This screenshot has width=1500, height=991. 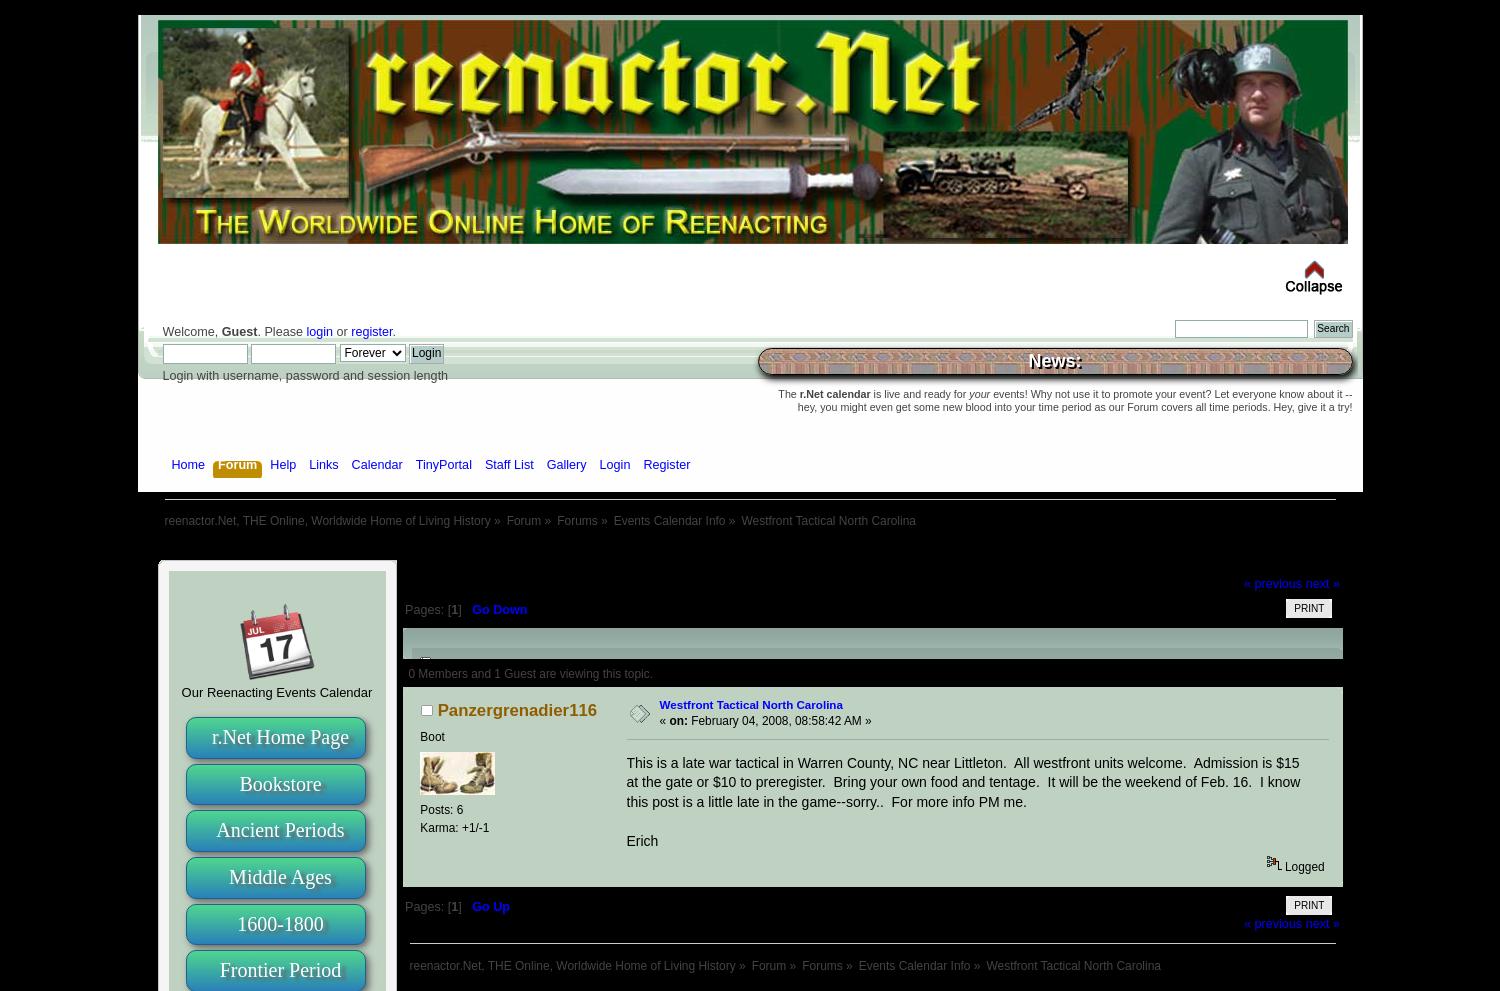 I want to click on 'Posts: 6', so click(x=440, y=808).